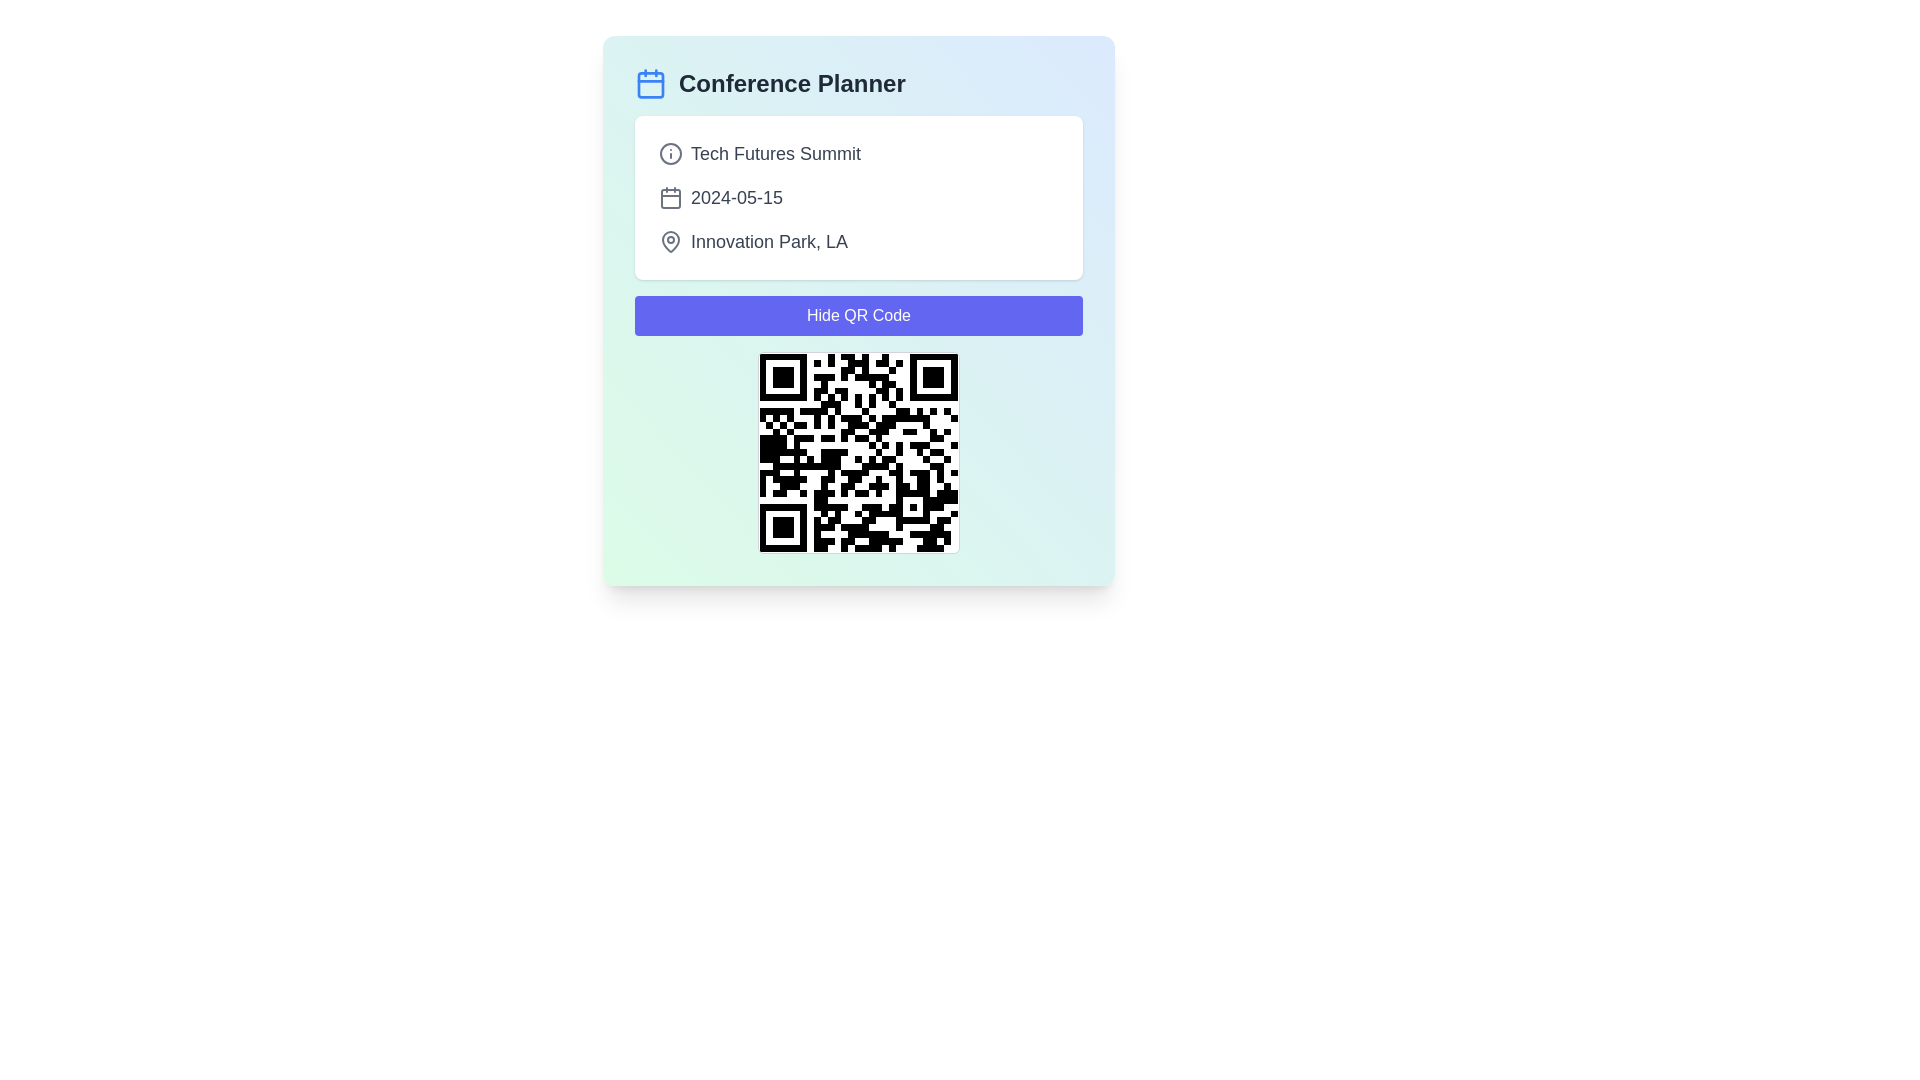 This screenshot has width=1920, height=1080. Describe the element at coordinates (859, 83) in the screenshot. I see `the 'Conference Planner' header with a calendar icon, which is the first visible item in the gradient background section` at that location.